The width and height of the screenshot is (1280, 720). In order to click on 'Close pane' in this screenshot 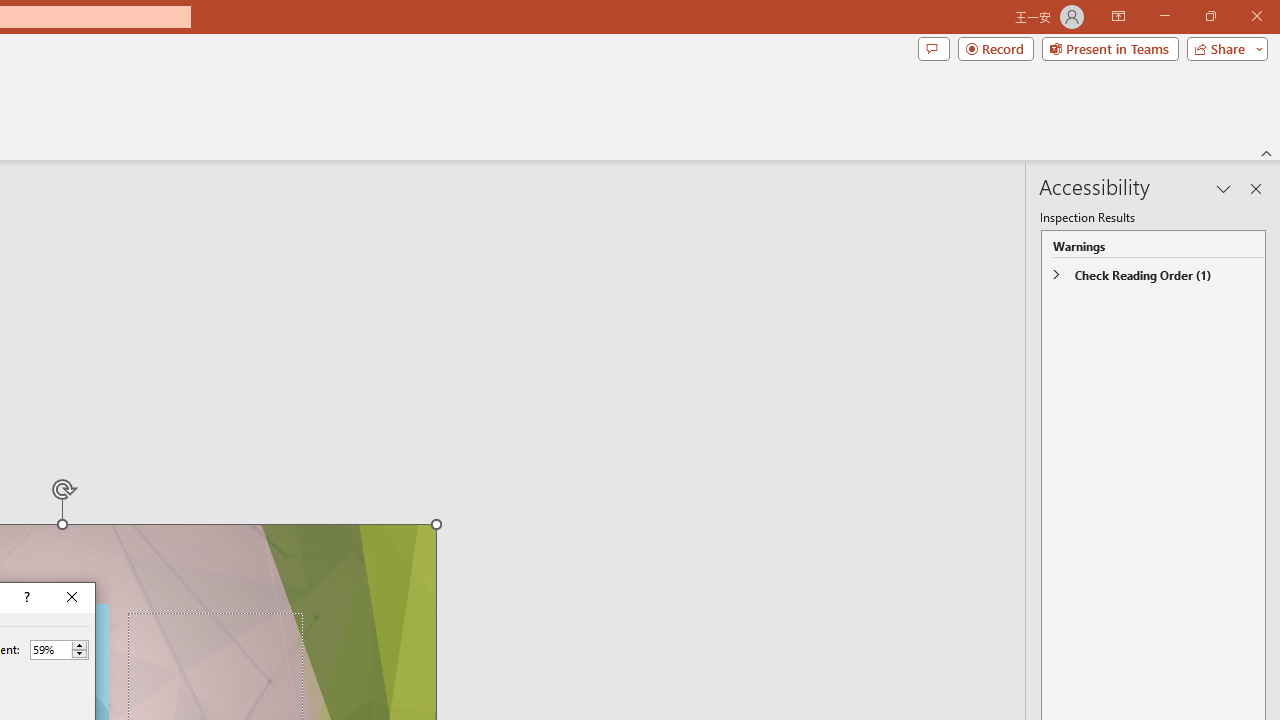, I will do `click(1255, 189)`.